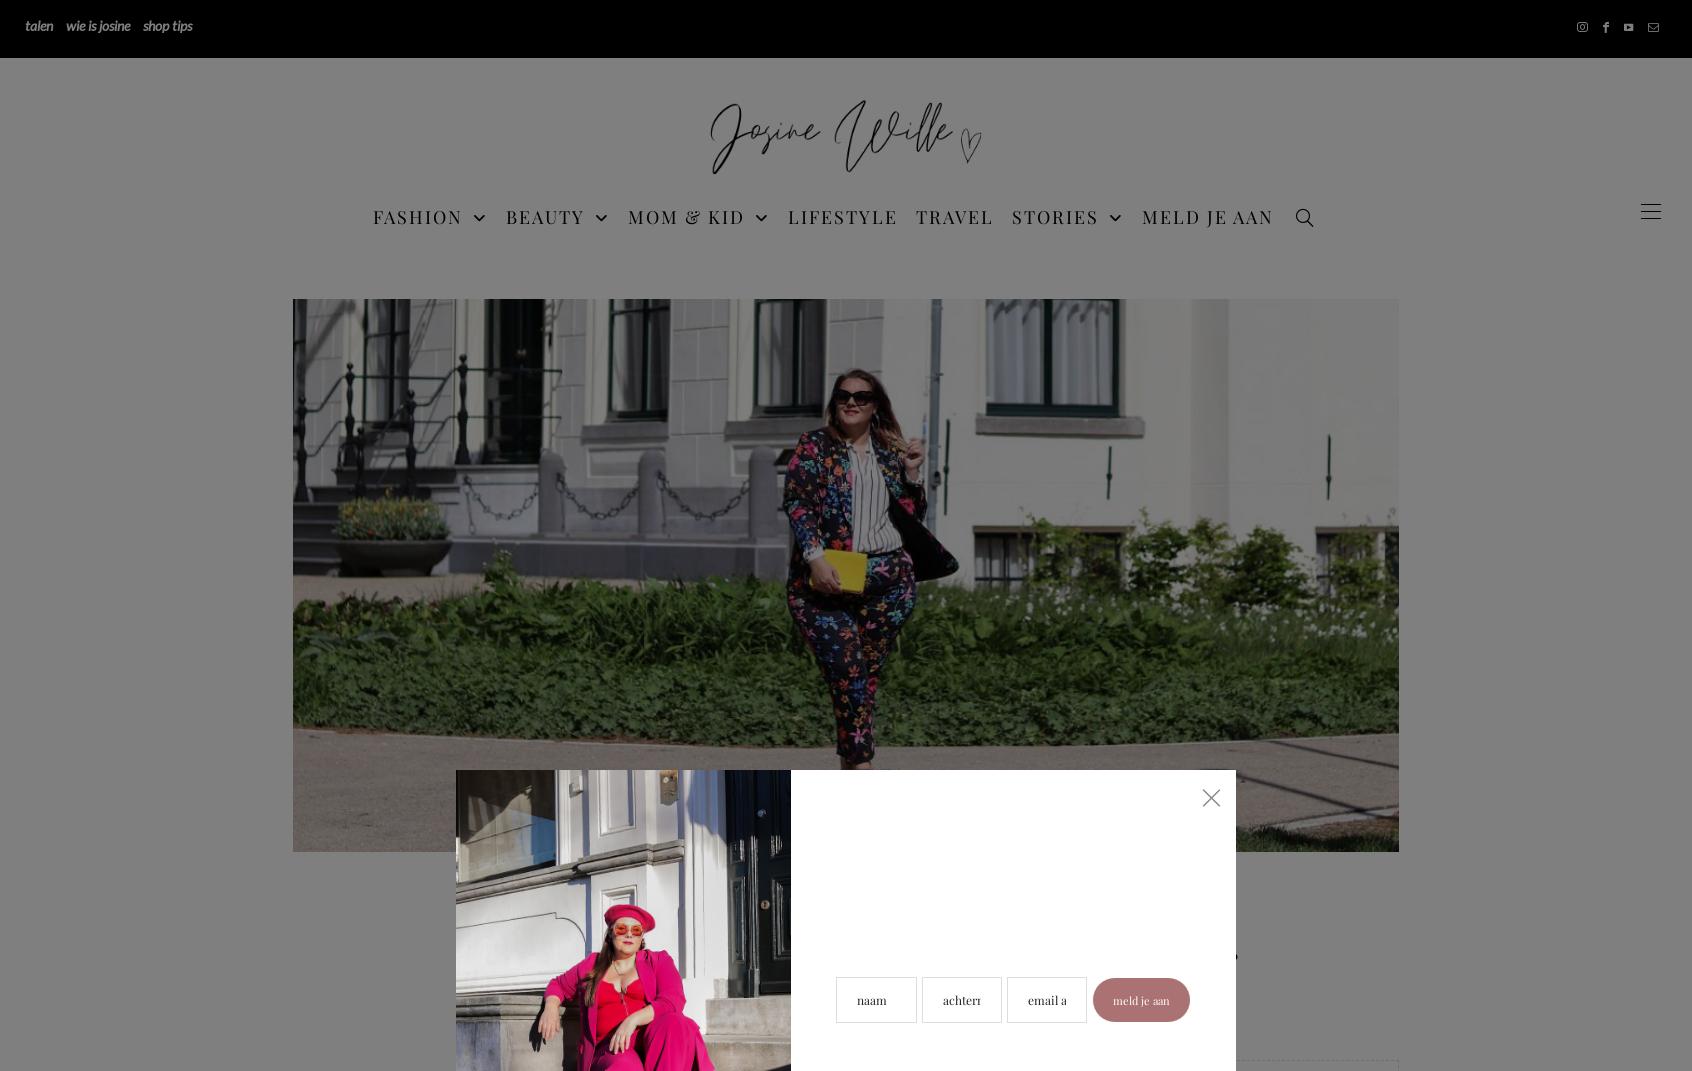 The height and width of the screenshot is (1071, 1692). I want to click on 'shop tips', so click(166, 24).